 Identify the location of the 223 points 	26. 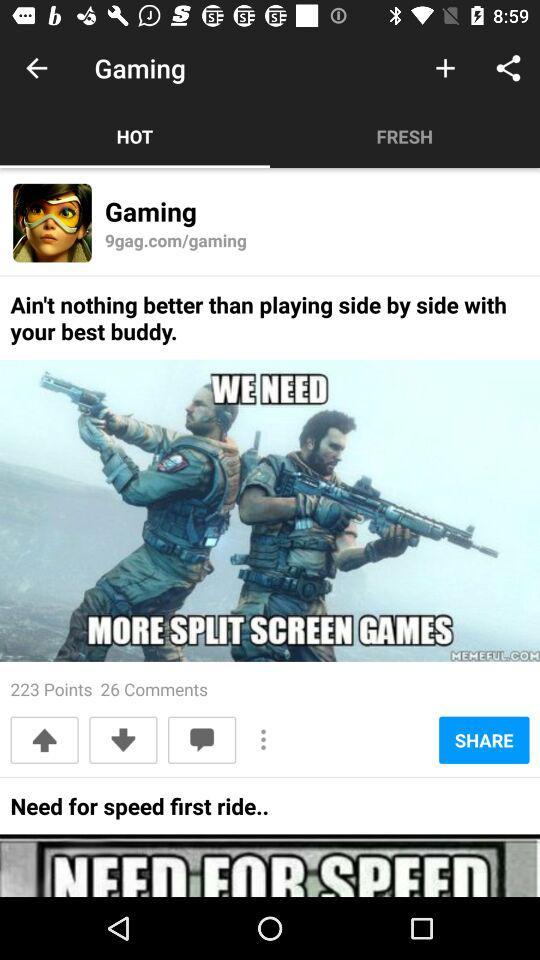
(109, 689).